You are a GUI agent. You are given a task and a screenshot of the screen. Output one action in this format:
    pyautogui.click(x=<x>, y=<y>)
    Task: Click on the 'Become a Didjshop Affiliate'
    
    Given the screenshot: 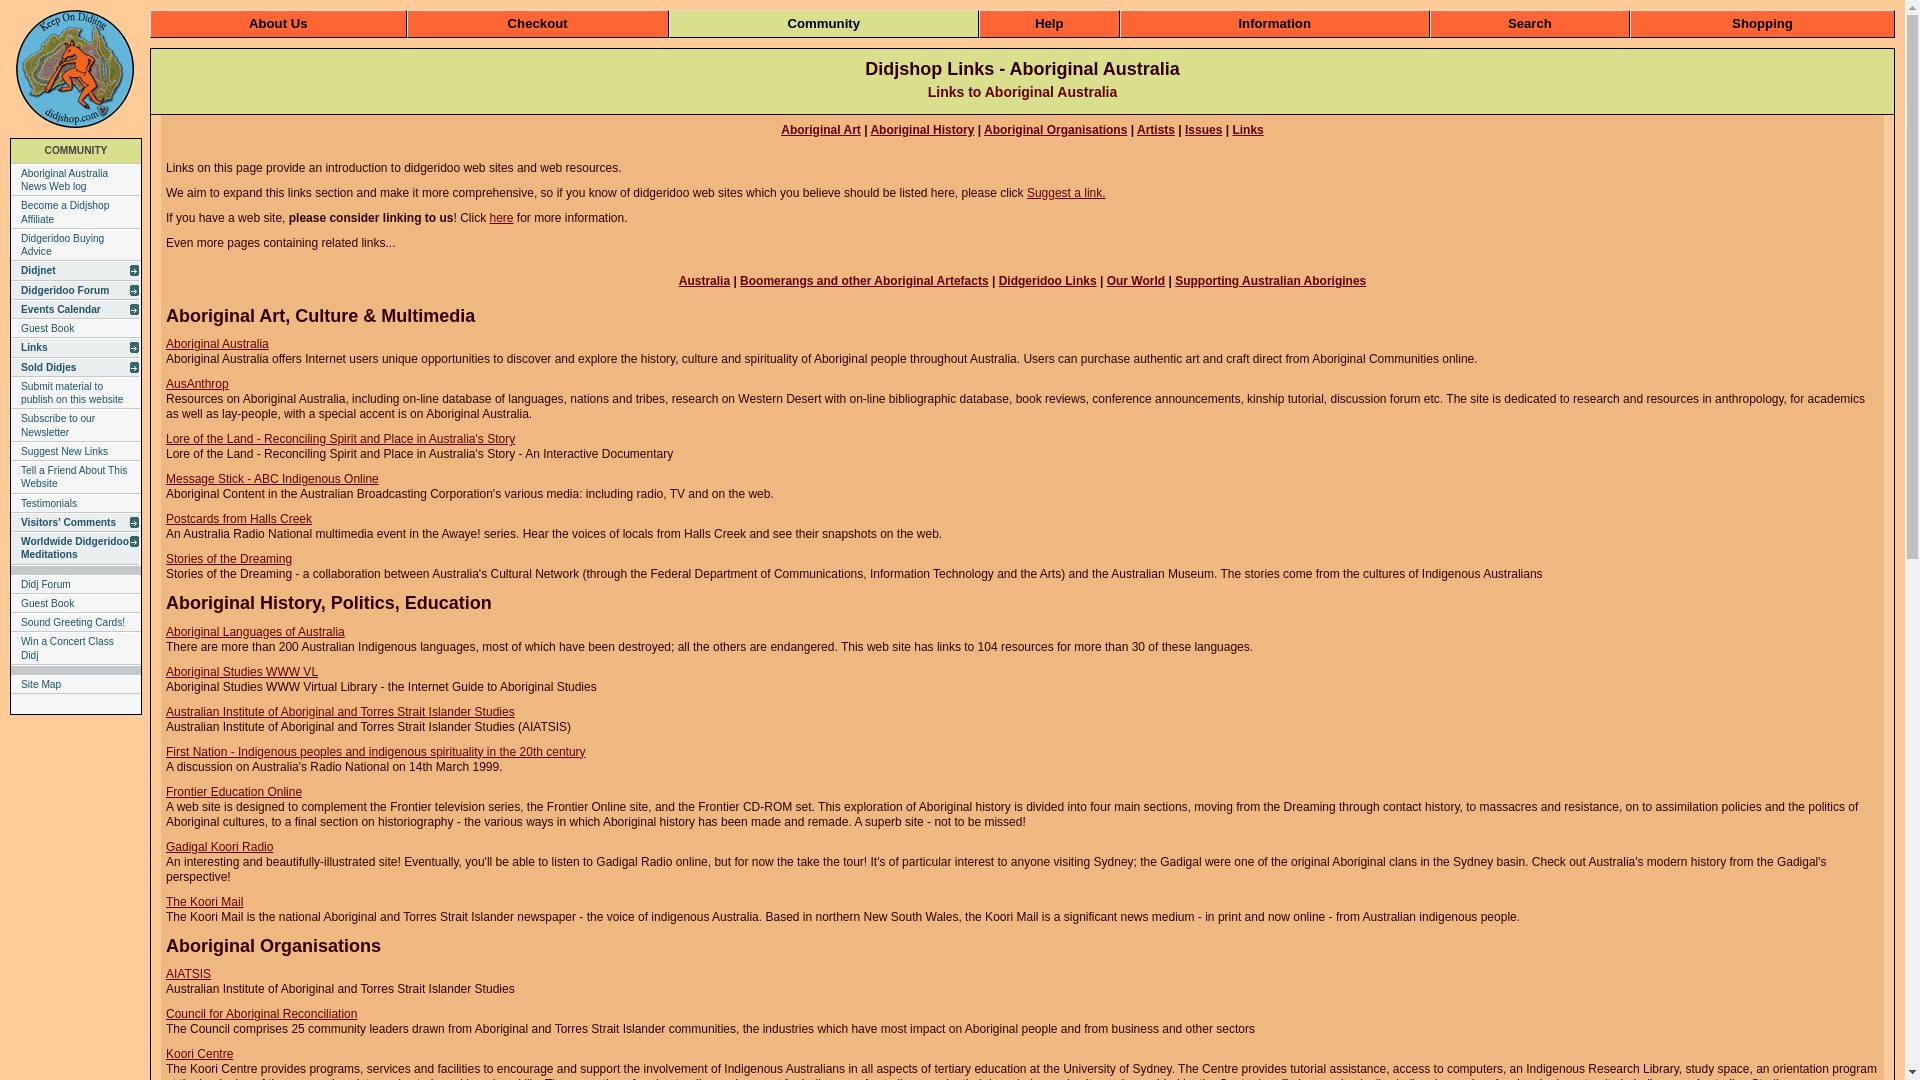 What is the action you would take?
    pyautogui.click(x=76, y=212)
    